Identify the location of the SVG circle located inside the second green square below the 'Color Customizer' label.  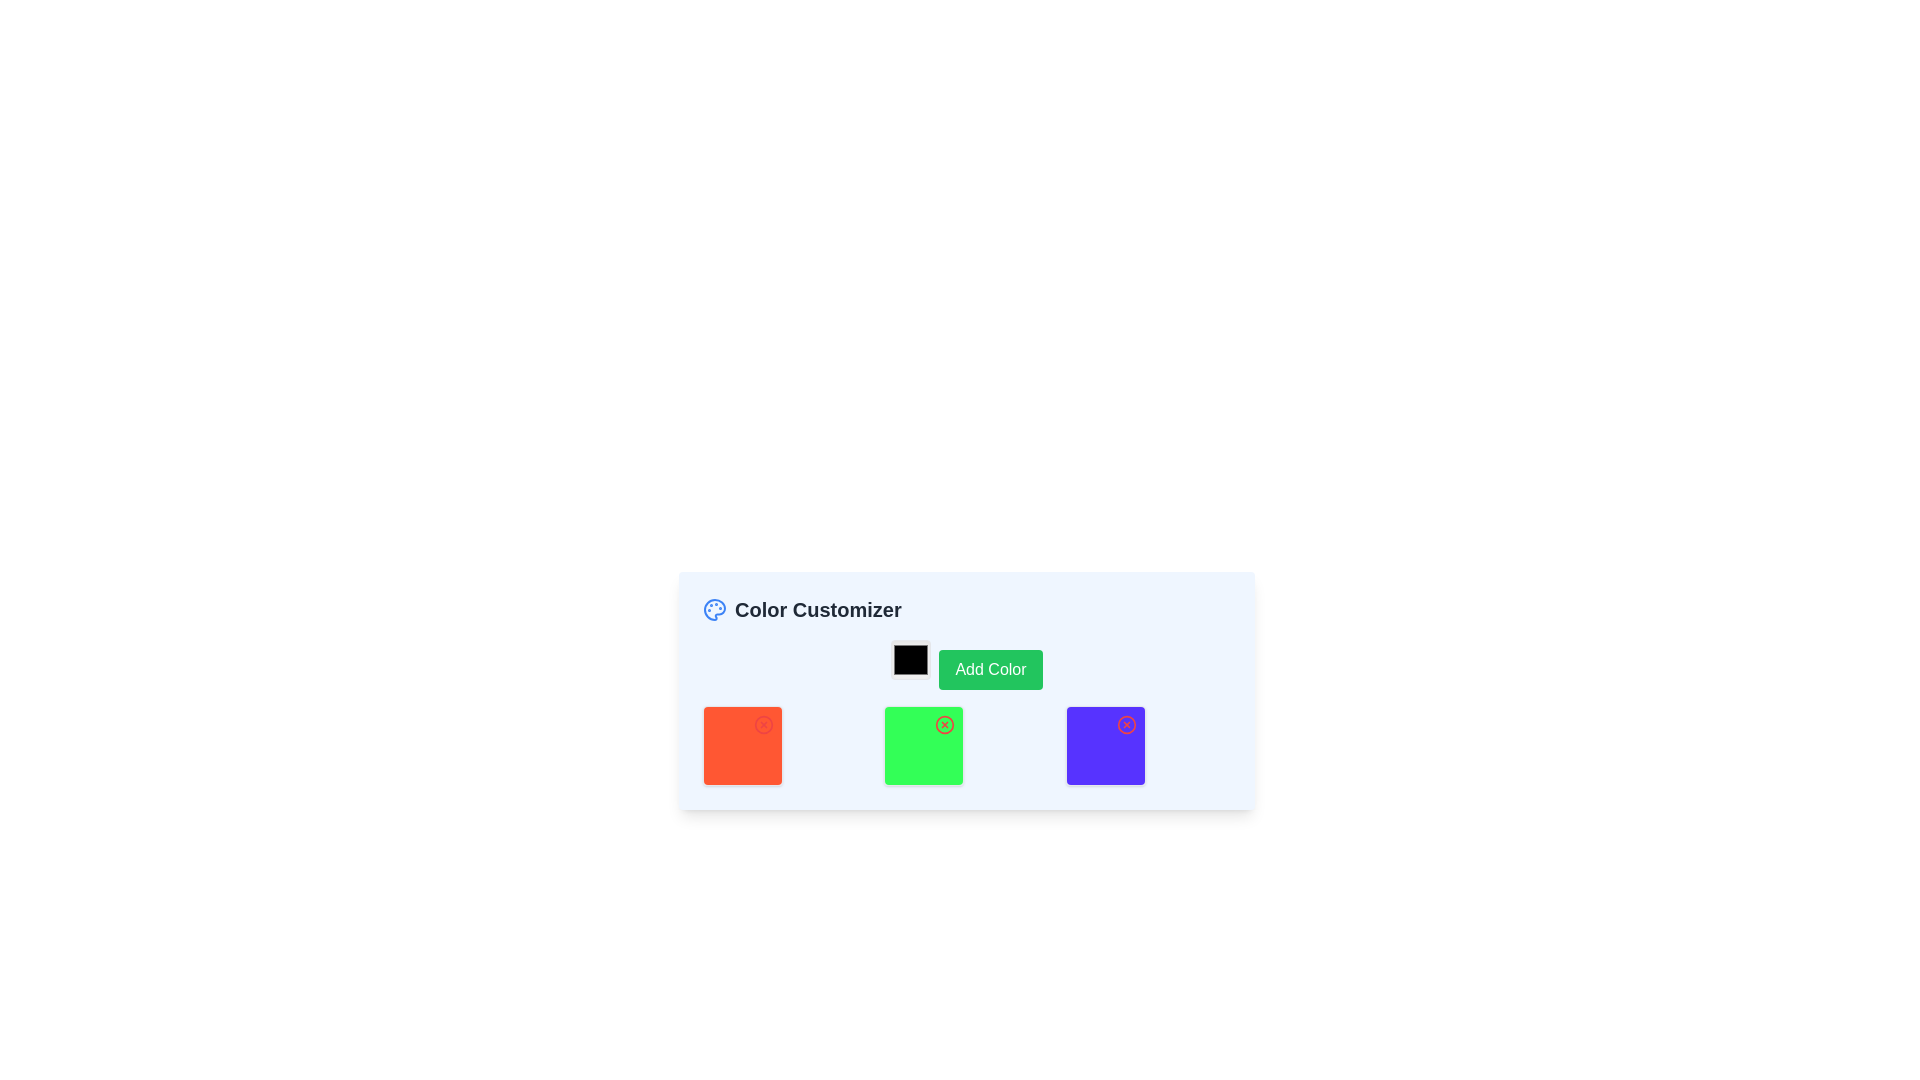
(944, 725).